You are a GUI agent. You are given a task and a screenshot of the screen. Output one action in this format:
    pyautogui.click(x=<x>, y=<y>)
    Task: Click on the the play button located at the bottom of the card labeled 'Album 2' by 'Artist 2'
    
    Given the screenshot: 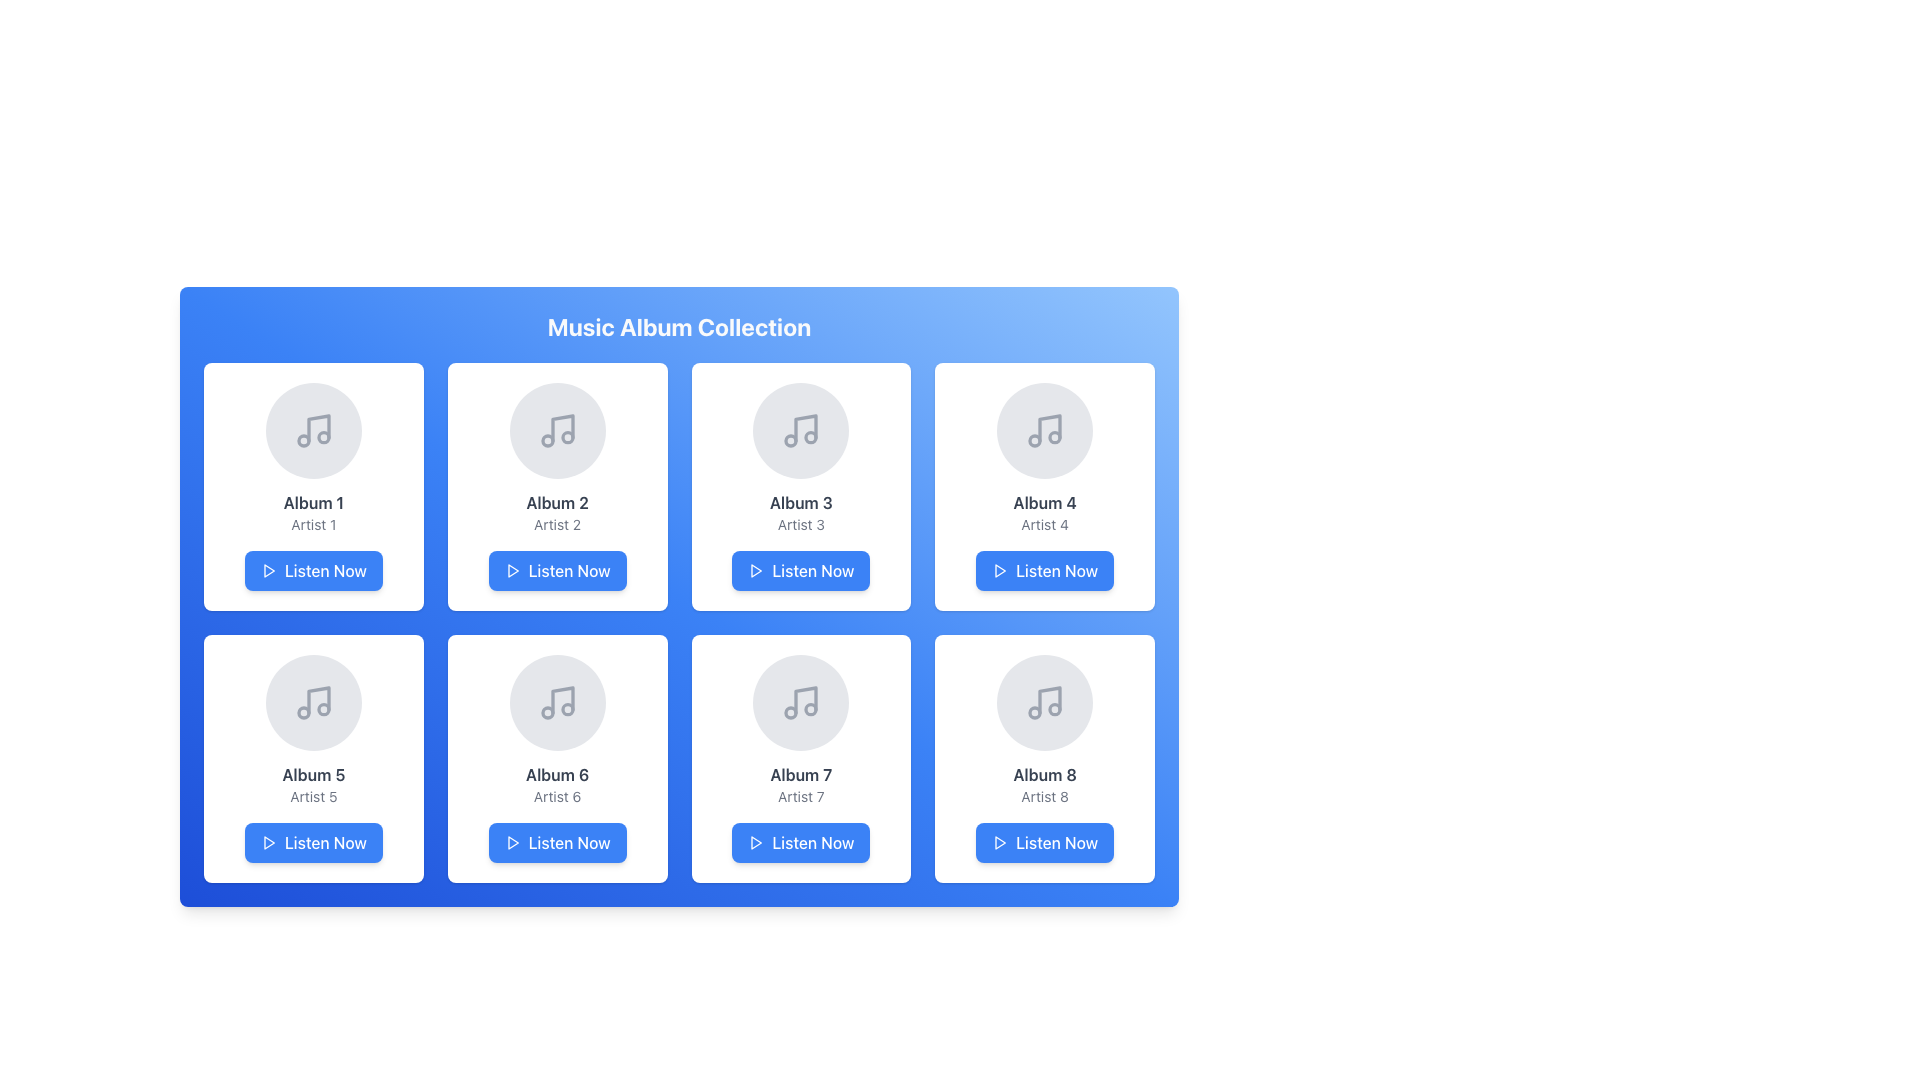 What is the action you would take?
    pyautogui.click(x=557, y=570)
    